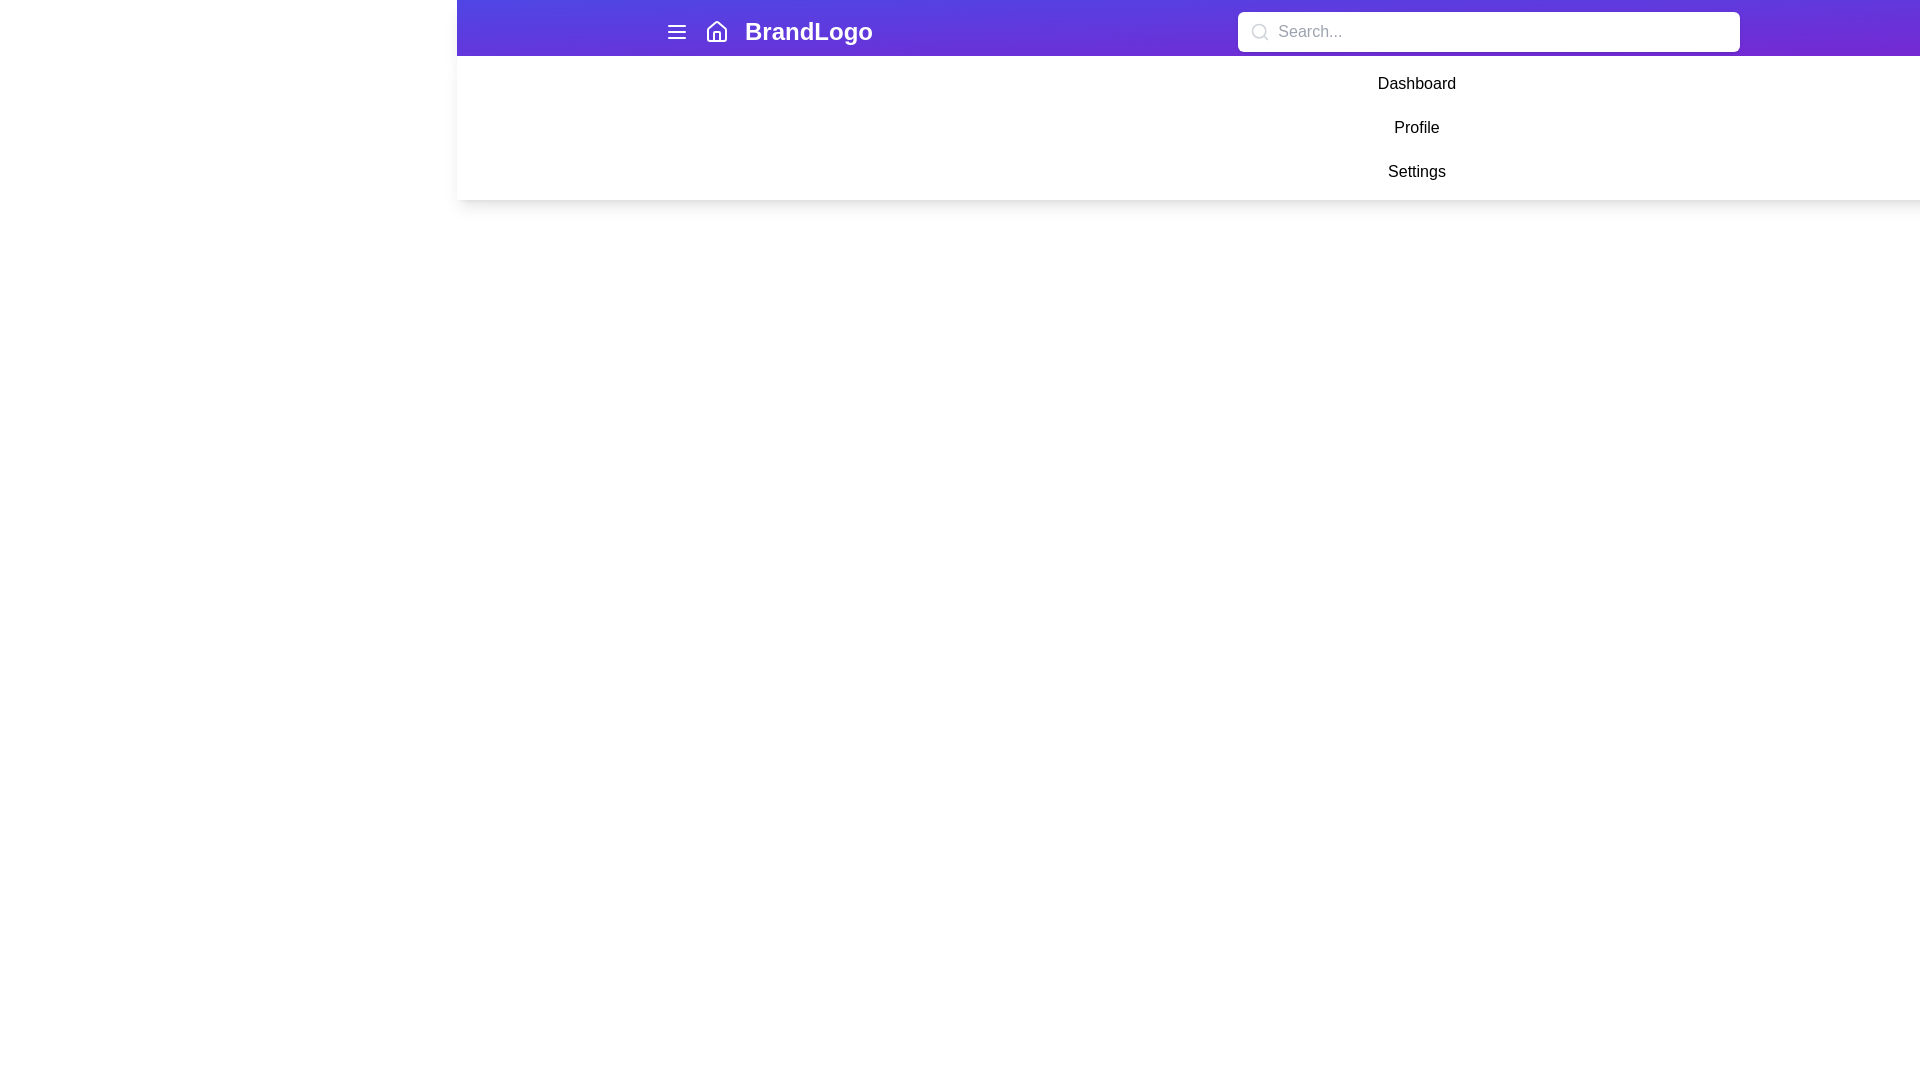  Describe the element at coordinates (716, 31) in the screenshot. I see `the home icon, which is an SVG representation of a house located in the top navigation bar` at that location.